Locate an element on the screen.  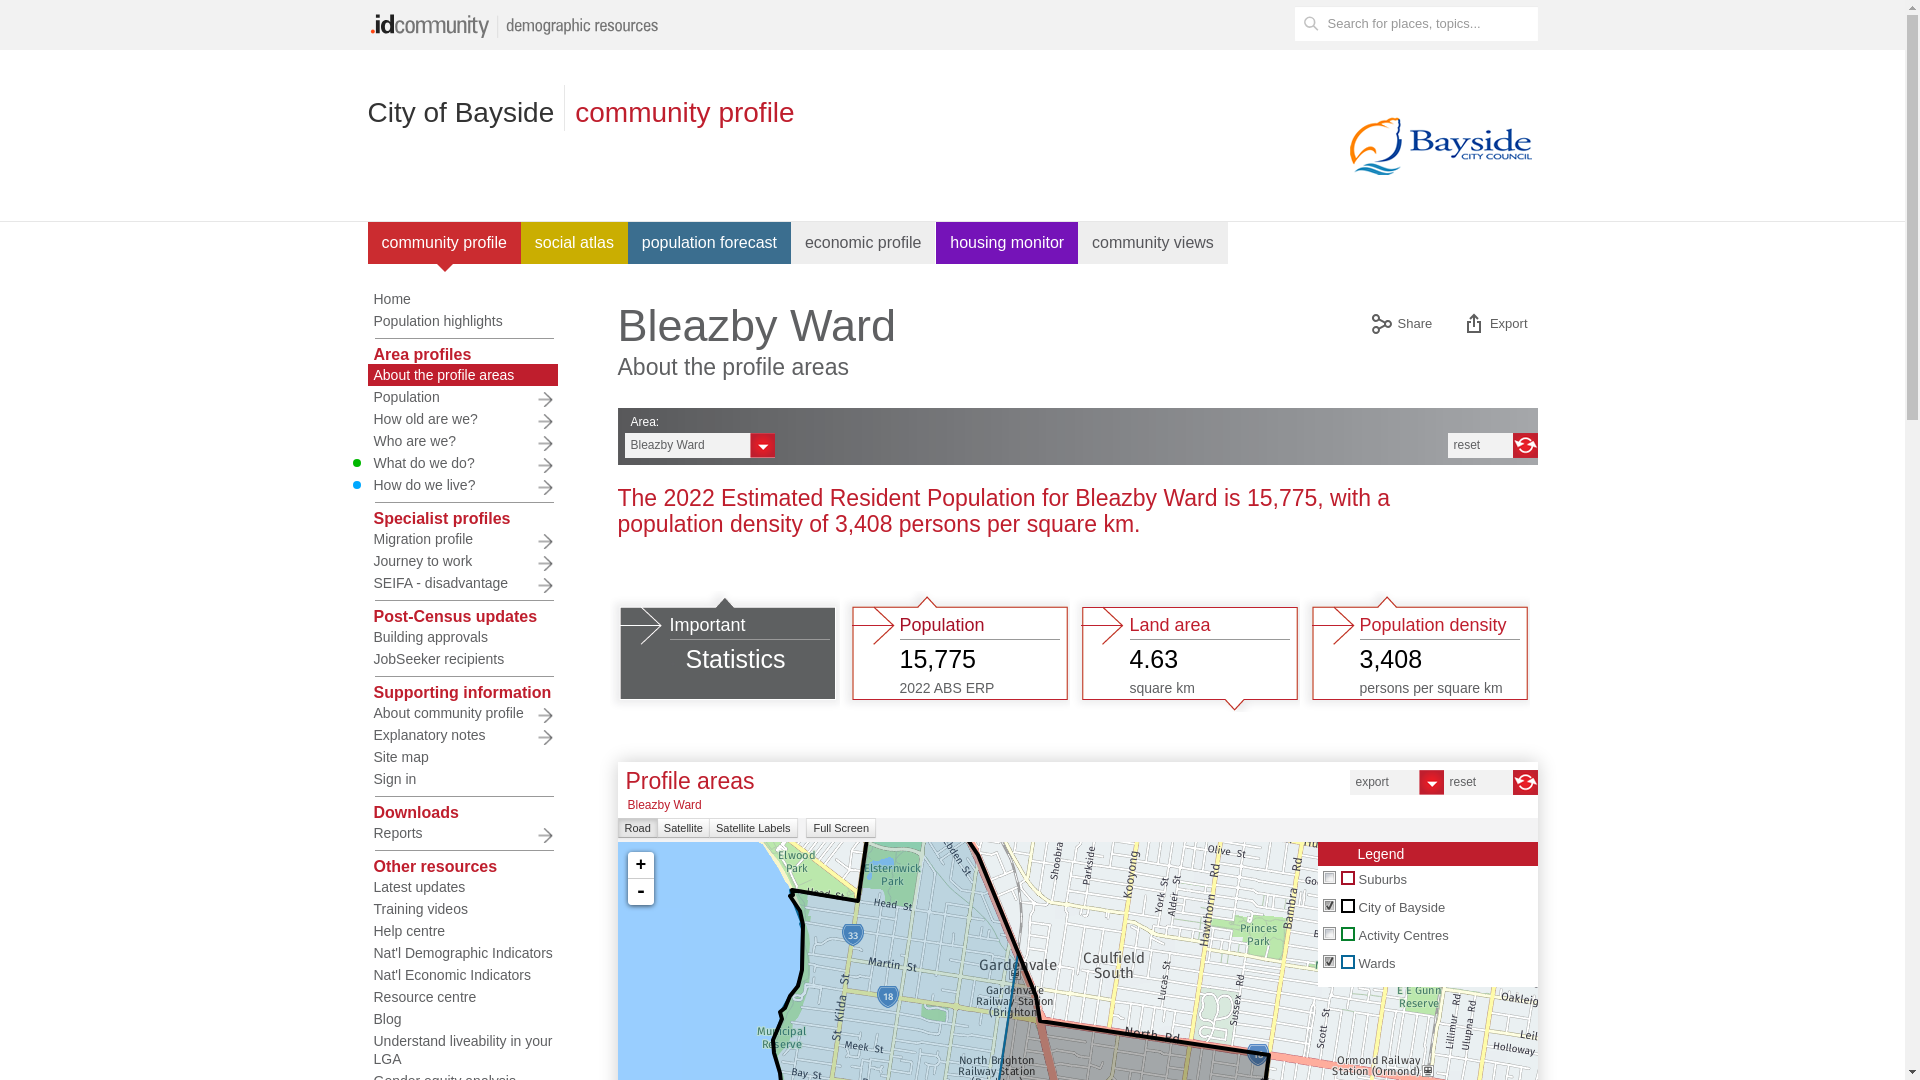
'housing monitor' is located at coordinates (935, 242).